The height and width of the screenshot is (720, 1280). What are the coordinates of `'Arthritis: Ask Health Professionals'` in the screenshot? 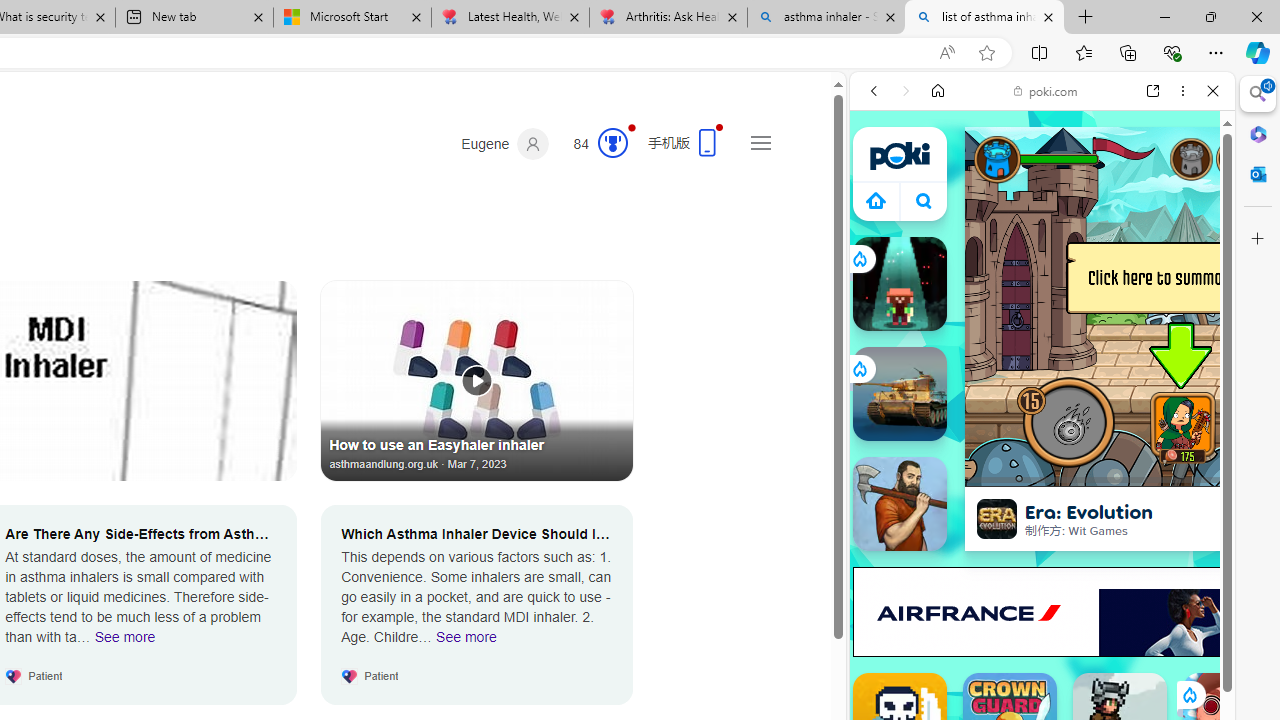 It's located at (668, 17).